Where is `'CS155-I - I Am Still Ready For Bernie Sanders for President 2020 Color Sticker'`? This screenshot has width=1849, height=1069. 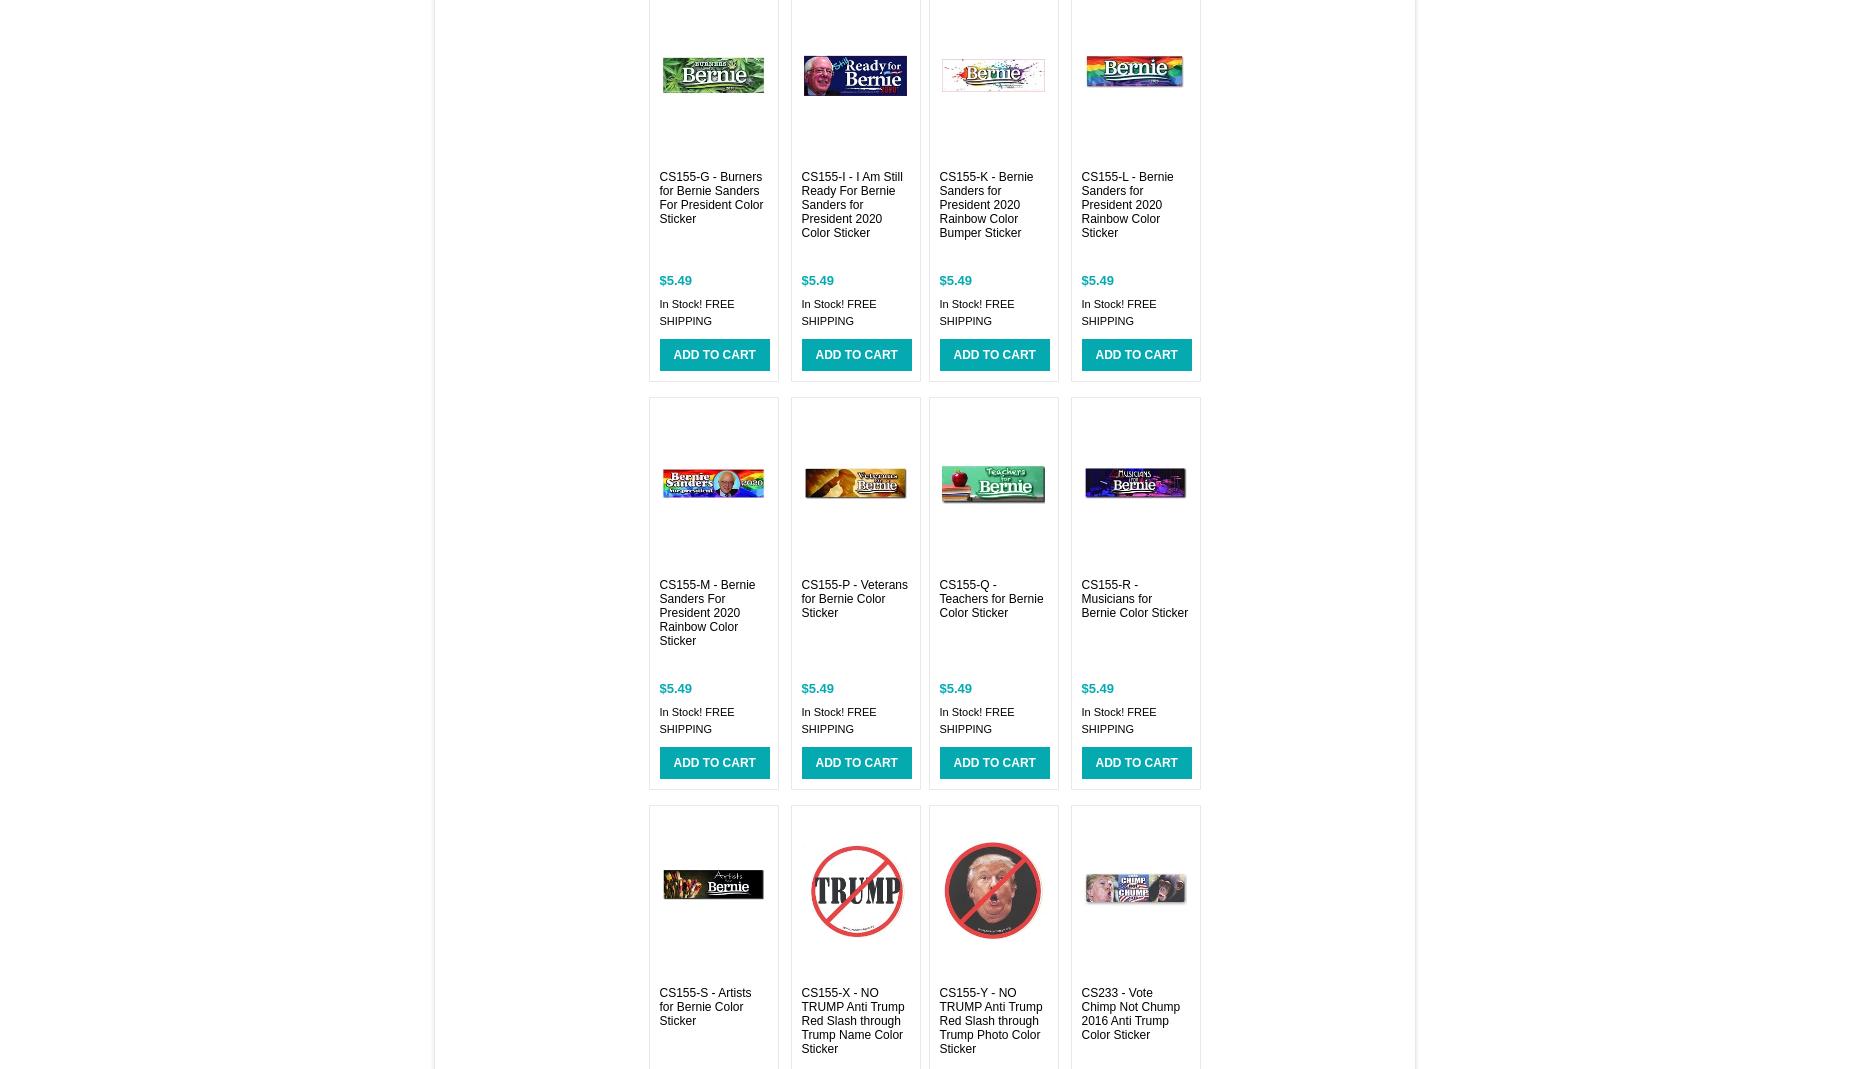
'CS155-I - I Am Still Ready For Bernie Sanders for President 2020 Color Sticker' is located at coordinates (850, 205).